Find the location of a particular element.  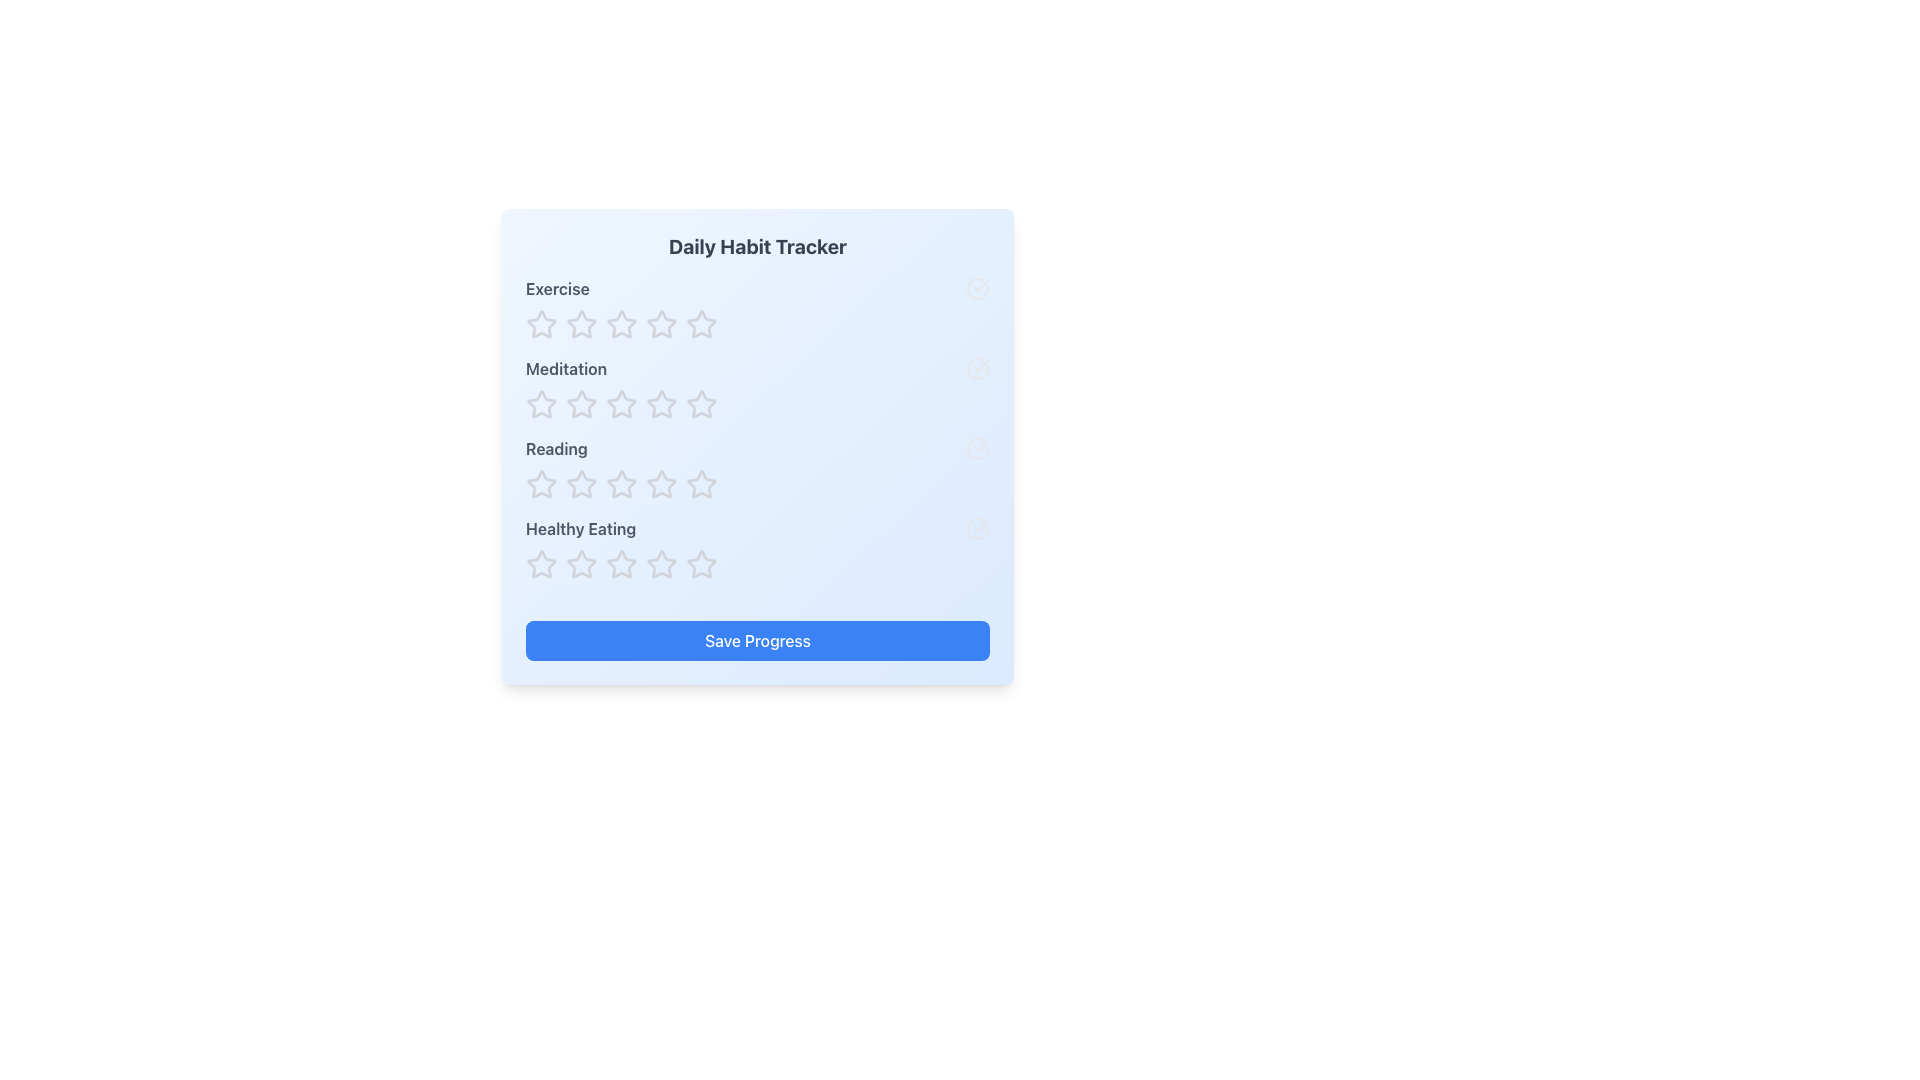

the first decorative interactive star icon in the row associated with the 'Exercise' category to rate it is located at coordinates (580, 323).